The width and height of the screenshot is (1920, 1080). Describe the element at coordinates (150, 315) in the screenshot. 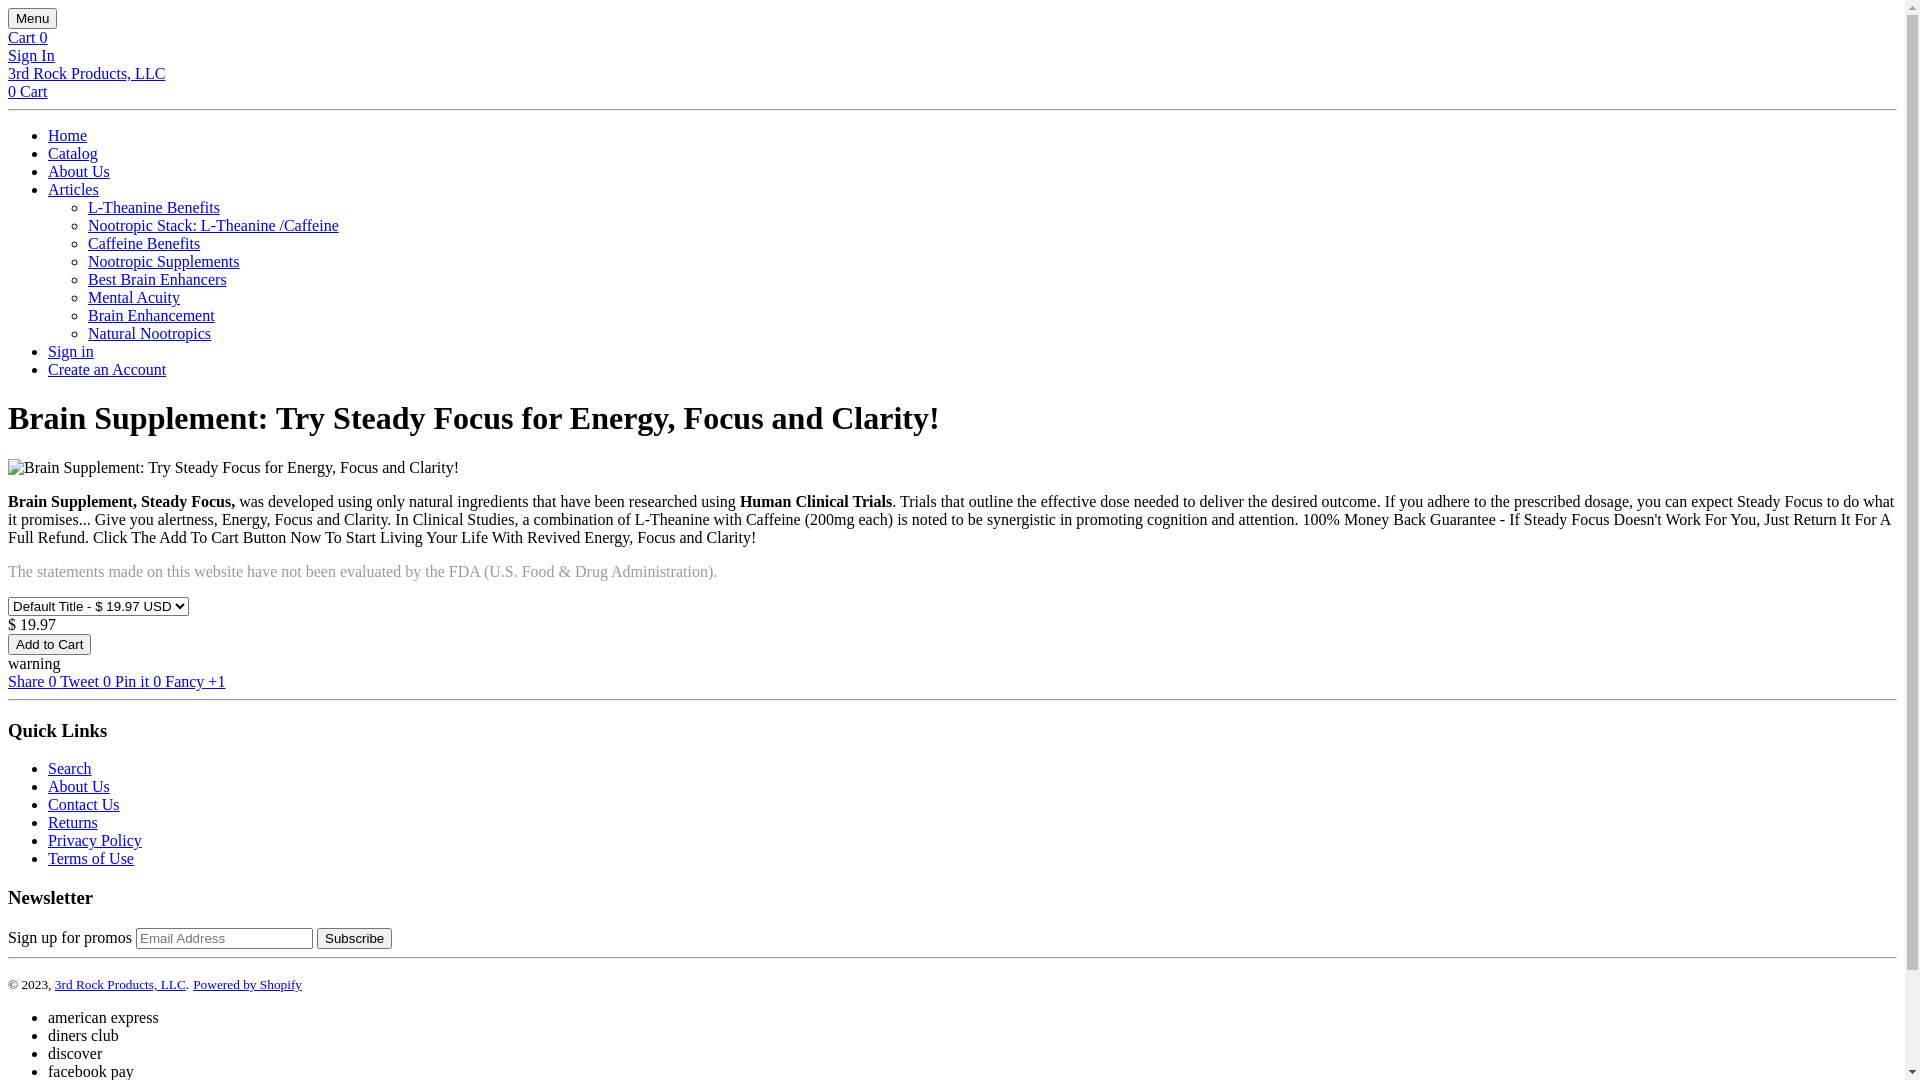

I see `'Brain Enhancement'` at that location.